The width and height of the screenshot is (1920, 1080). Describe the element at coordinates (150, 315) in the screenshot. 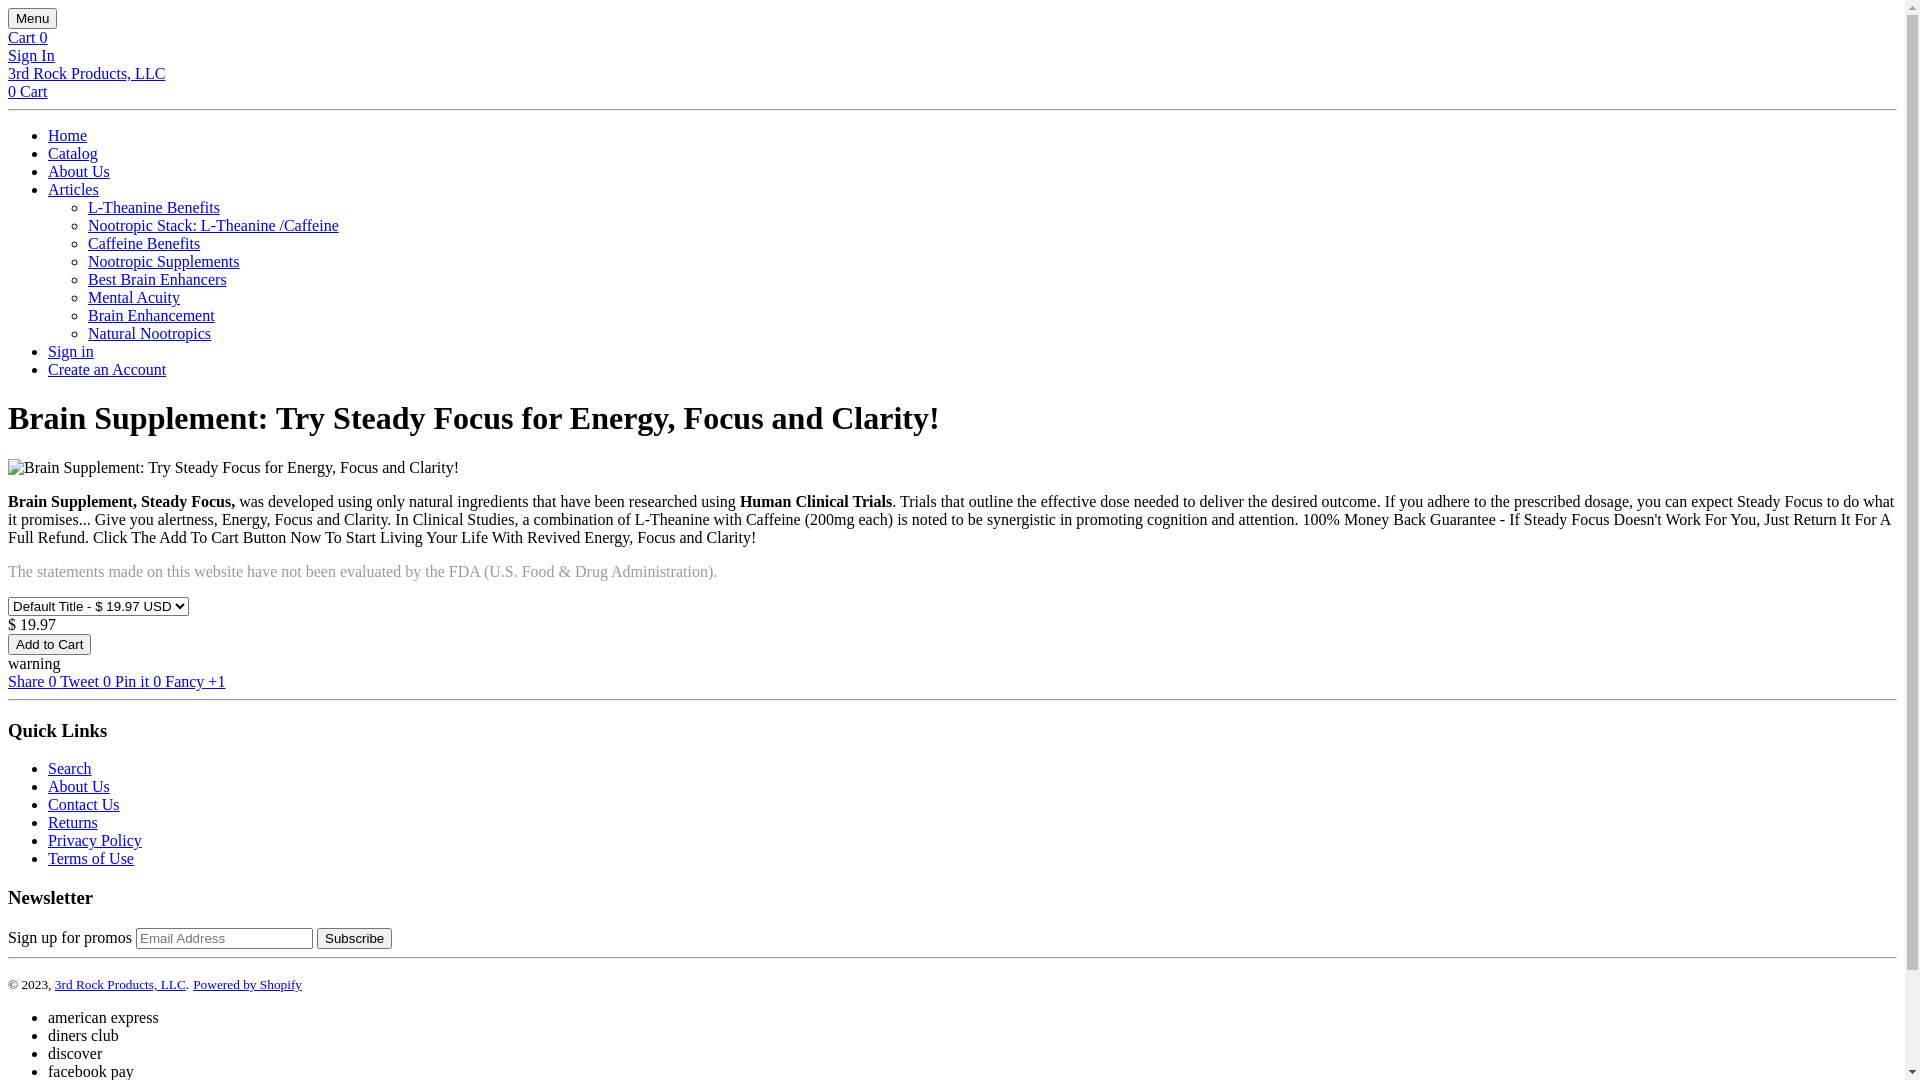

I see `'Brain Enhancement'` at that location.